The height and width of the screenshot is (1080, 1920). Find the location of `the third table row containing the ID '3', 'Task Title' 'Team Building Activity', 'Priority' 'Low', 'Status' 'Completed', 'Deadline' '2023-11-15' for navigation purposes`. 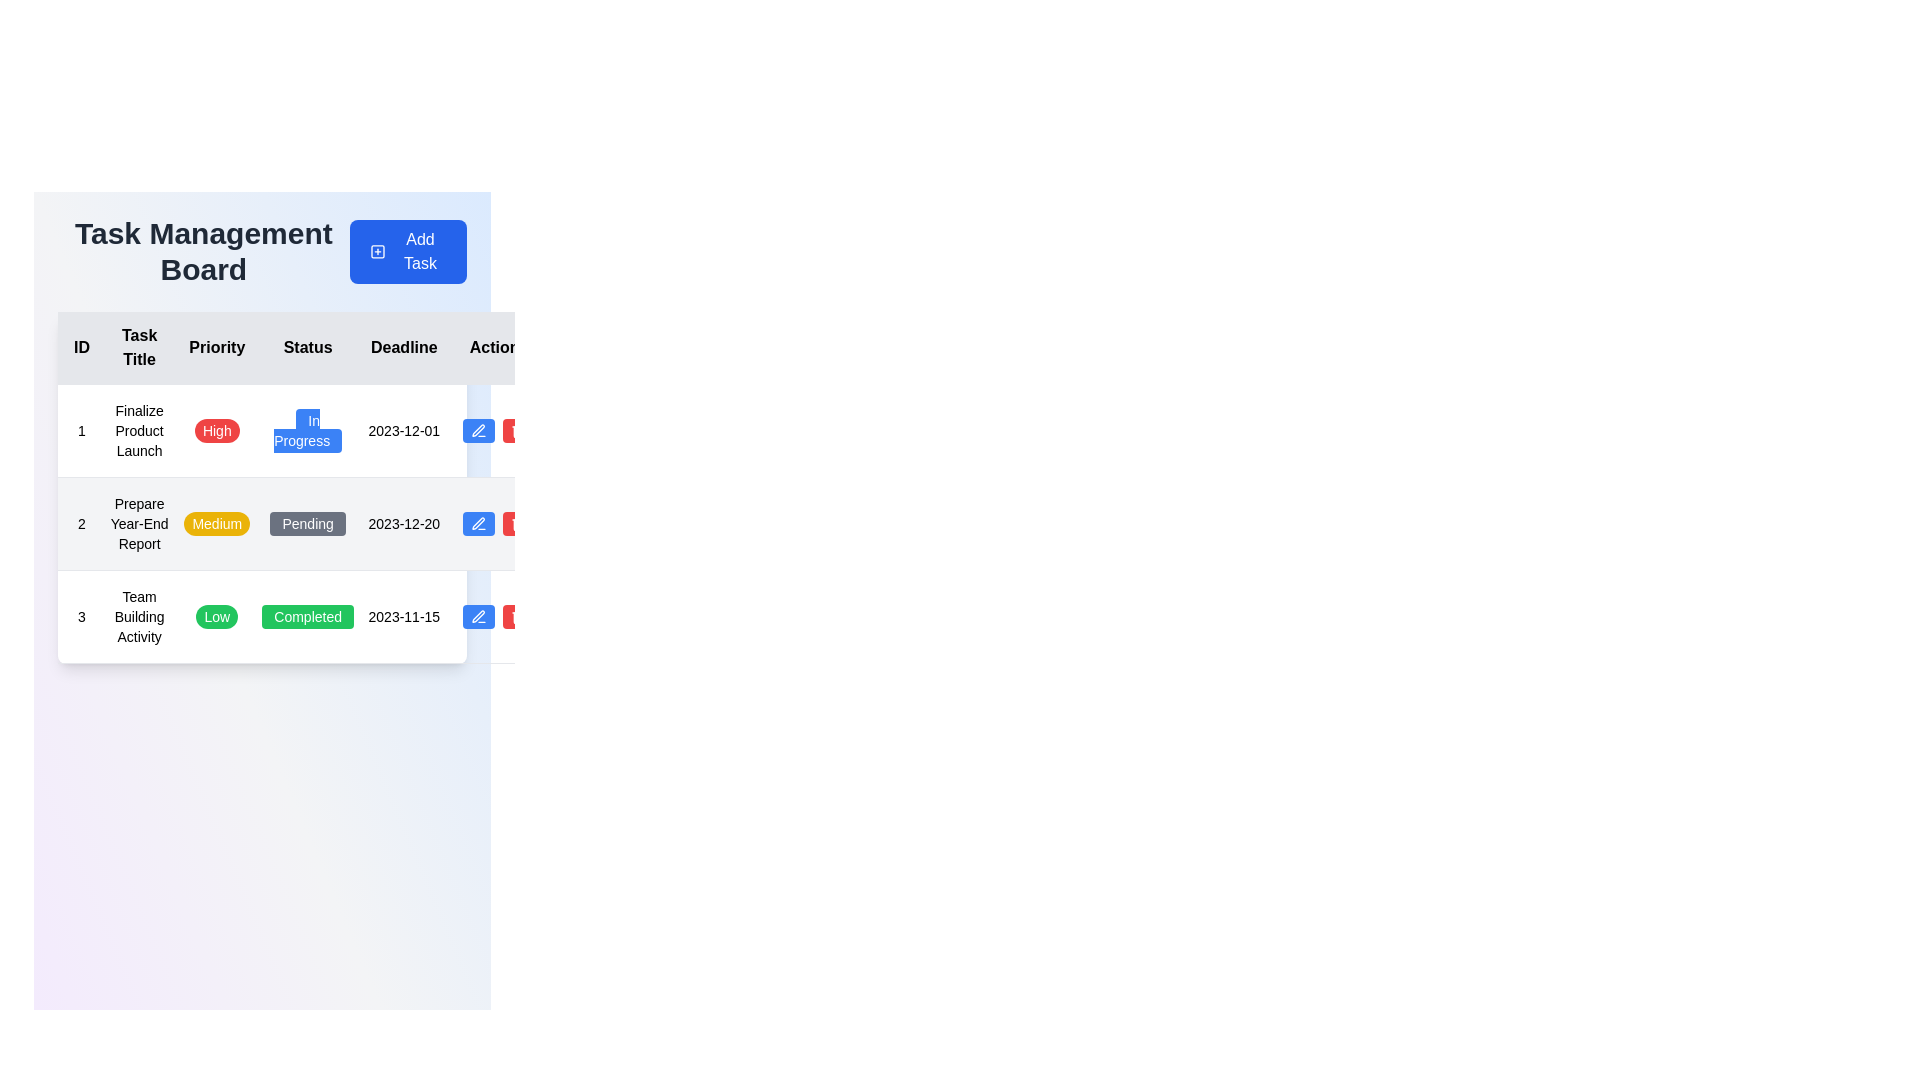

the third table row containing the ID '3', 'Task Title' 'Team Building Activity', 'Priority' 'Low', 'Status' 'Completed', 'Deadline' '2023-11-15' for navigation purposes is located at coordinates (300, 616).